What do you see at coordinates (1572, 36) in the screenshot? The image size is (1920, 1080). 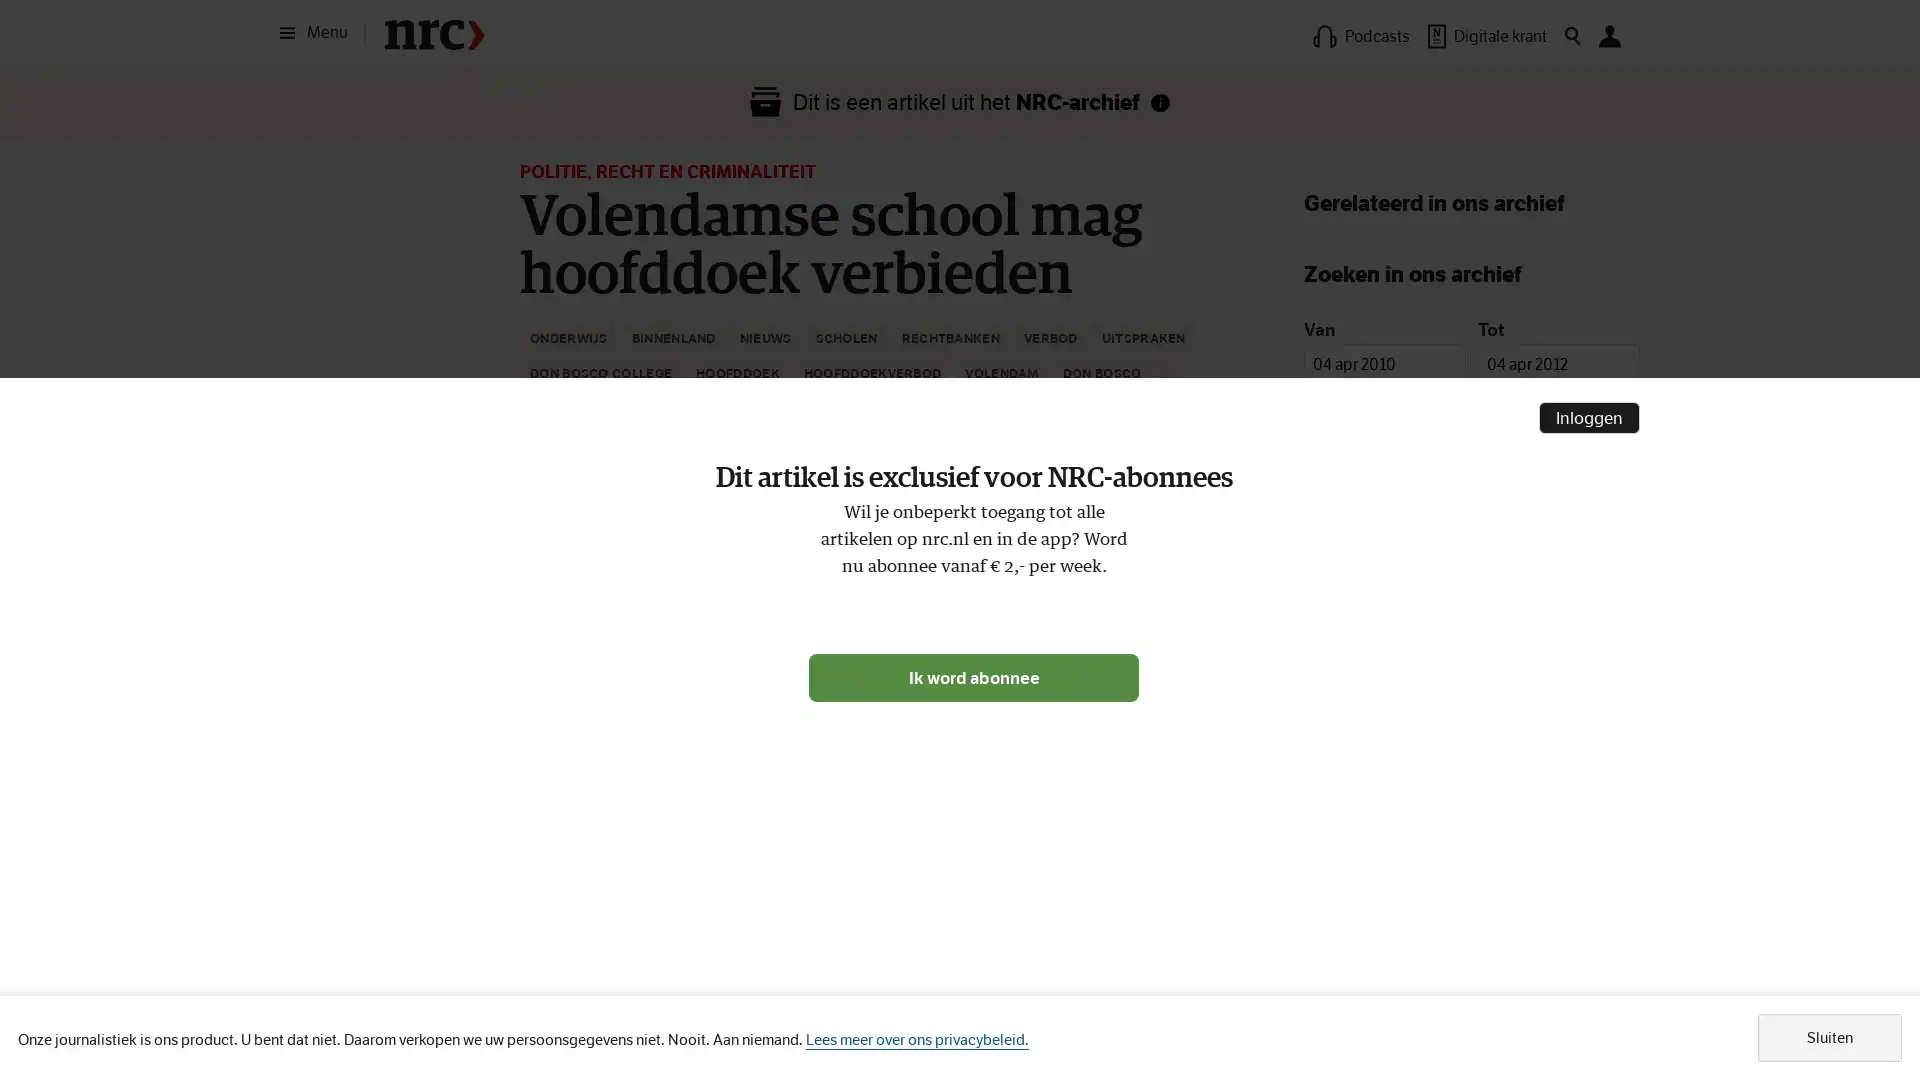 I see `Zoeken` at bounding box center [1572, 36].